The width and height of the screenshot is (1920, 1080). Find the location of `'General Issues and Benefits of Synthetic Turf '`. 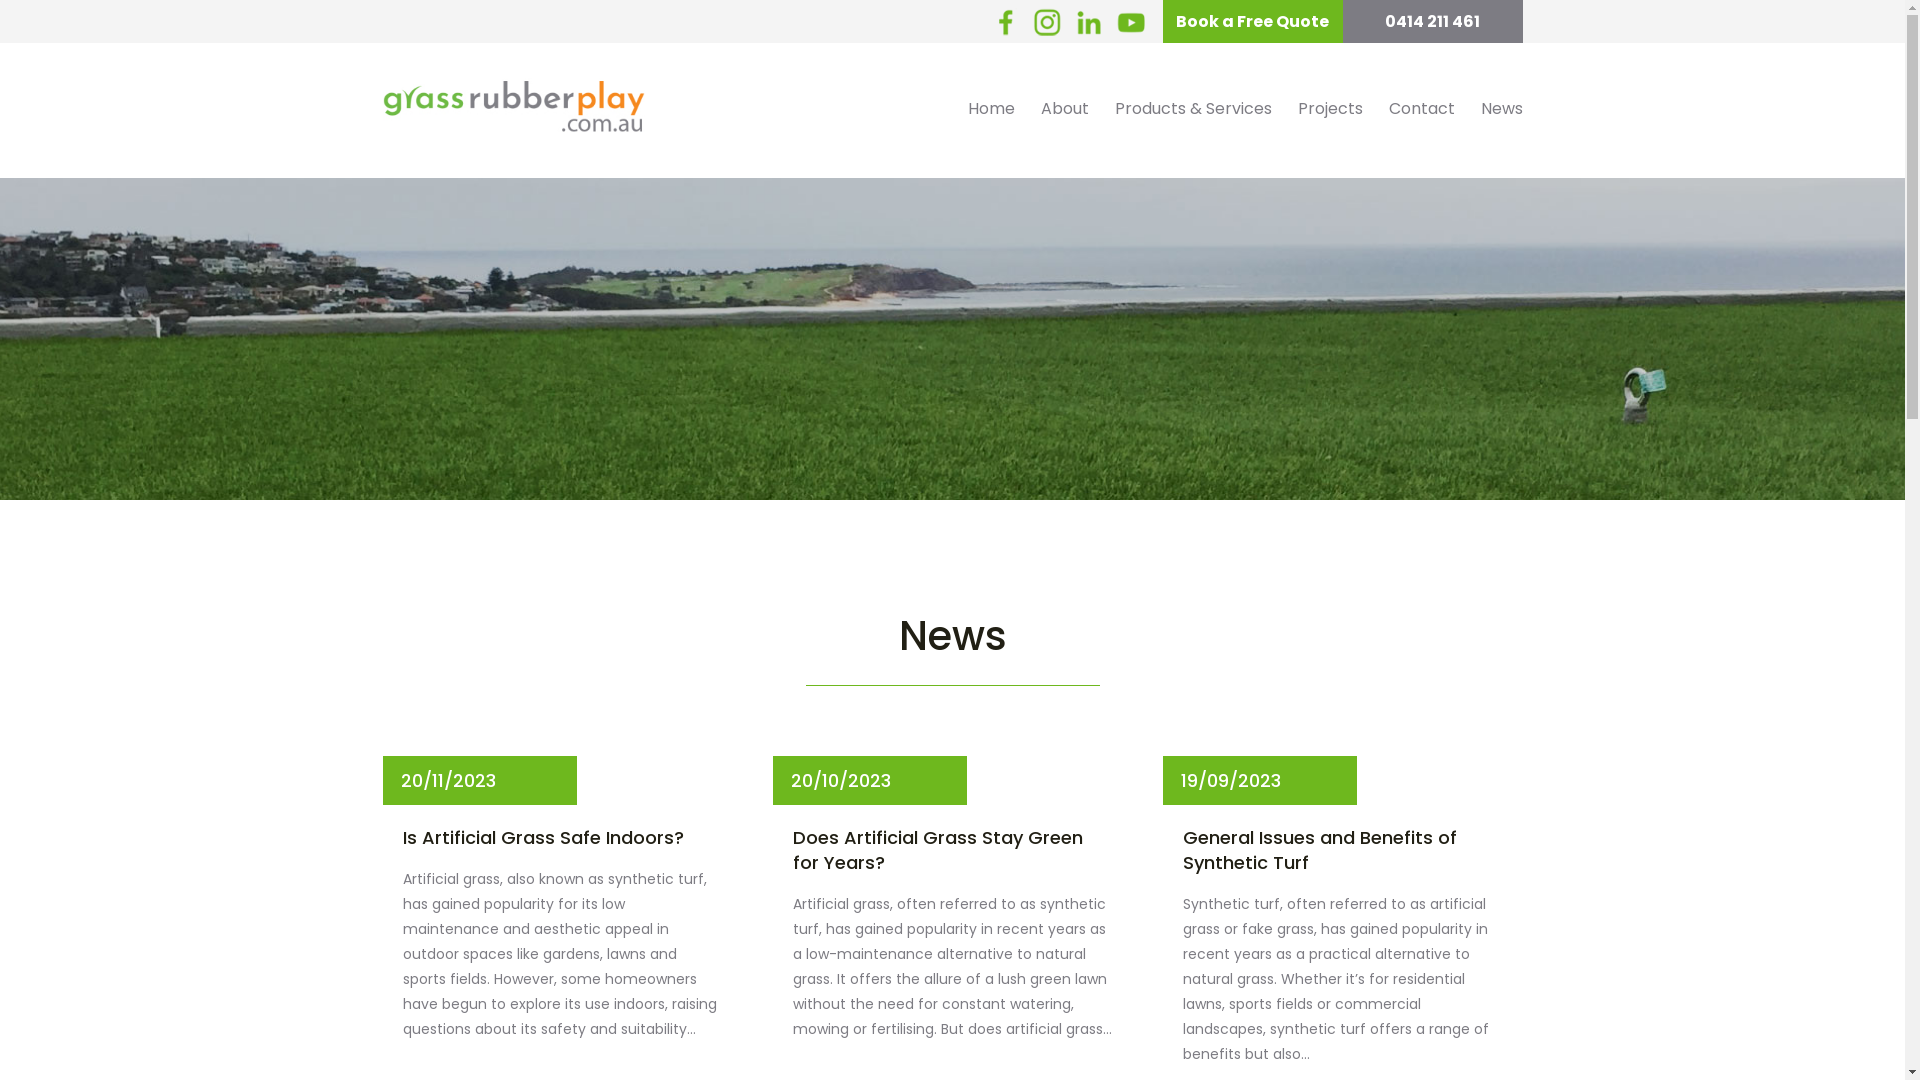

'General Issues and Benefits of Synthetic Turf ' is located at coordinates (1342, 849).